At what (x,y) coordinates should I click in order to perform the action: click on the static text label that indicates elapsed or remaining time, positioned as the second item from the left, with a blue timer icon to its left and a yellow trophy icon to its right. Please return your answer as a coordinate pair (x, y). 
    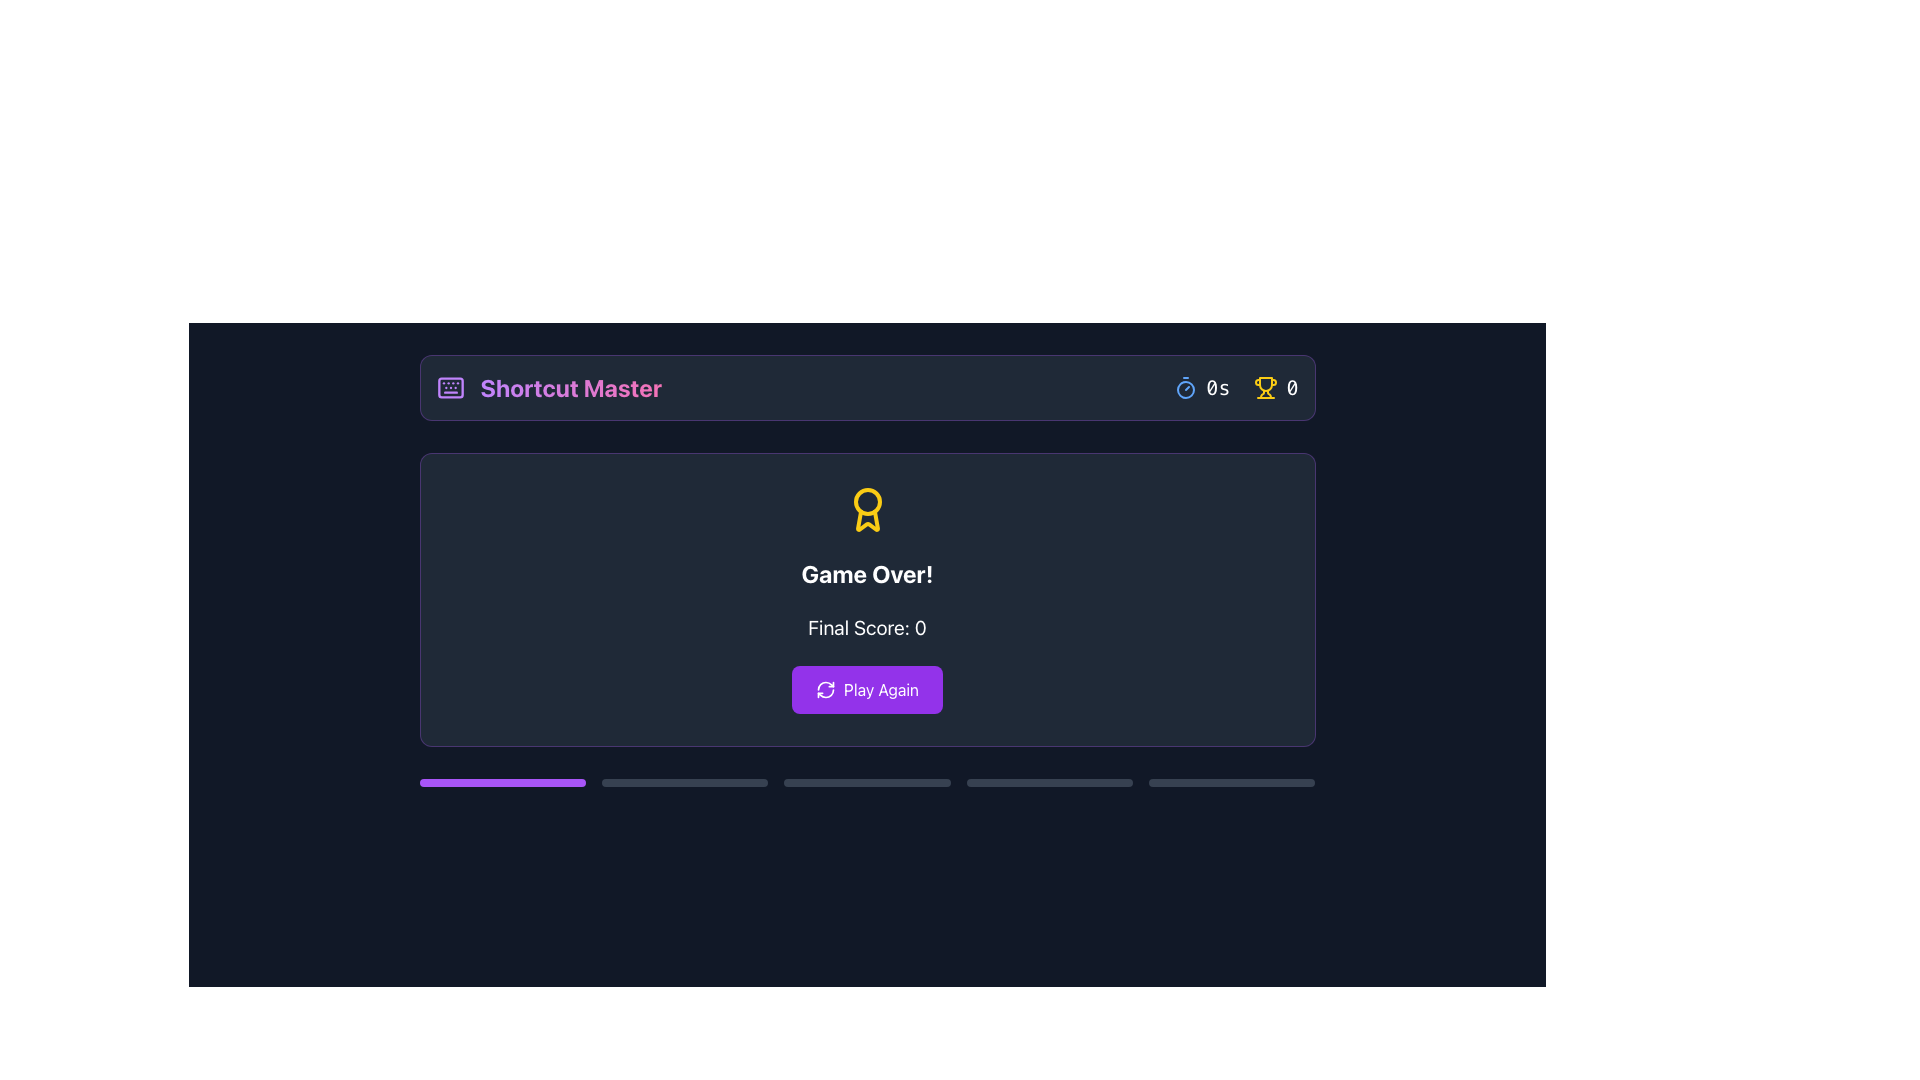
    Looking at the image, I should click on (1217, 388).